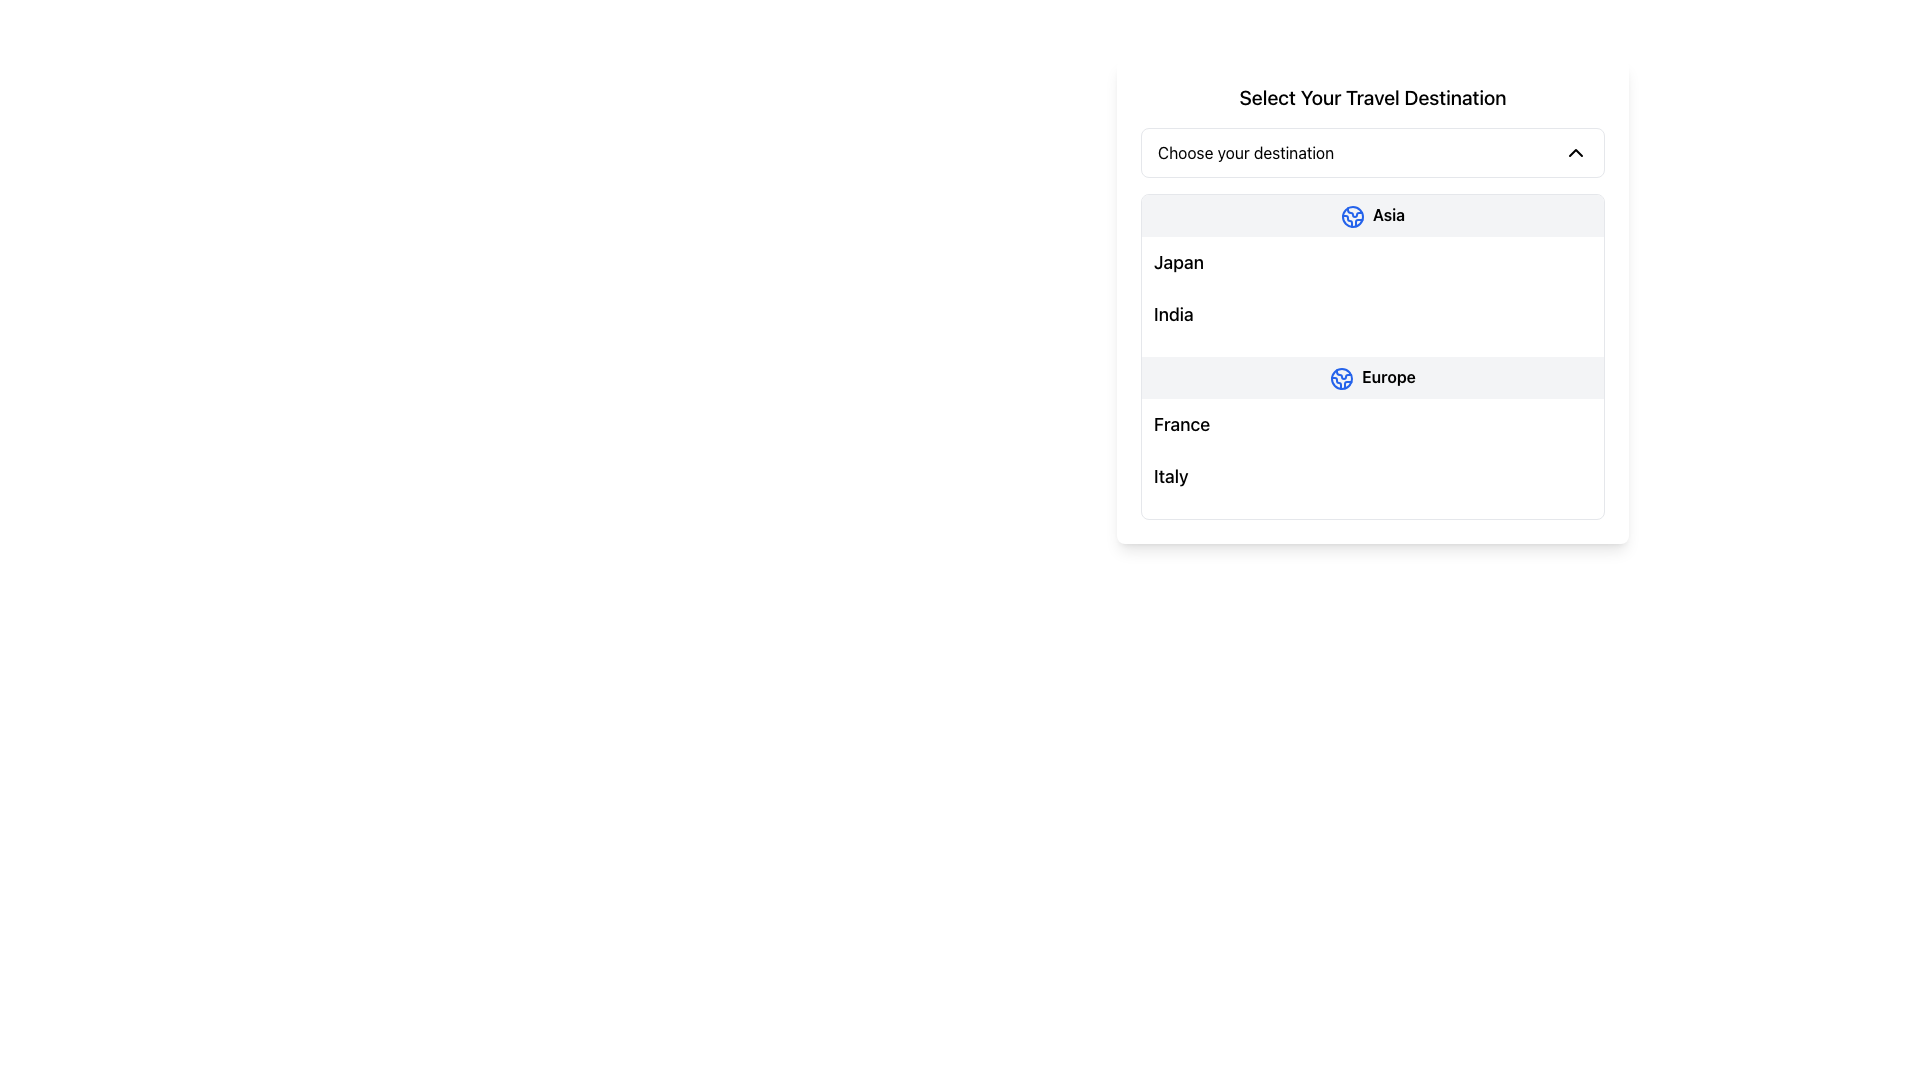 The width and height of the screenshot is (1920, 1080). Describe the element at coordinates (1387, 215) in the screenshot. I see `the text label 'Asia'` at that location.